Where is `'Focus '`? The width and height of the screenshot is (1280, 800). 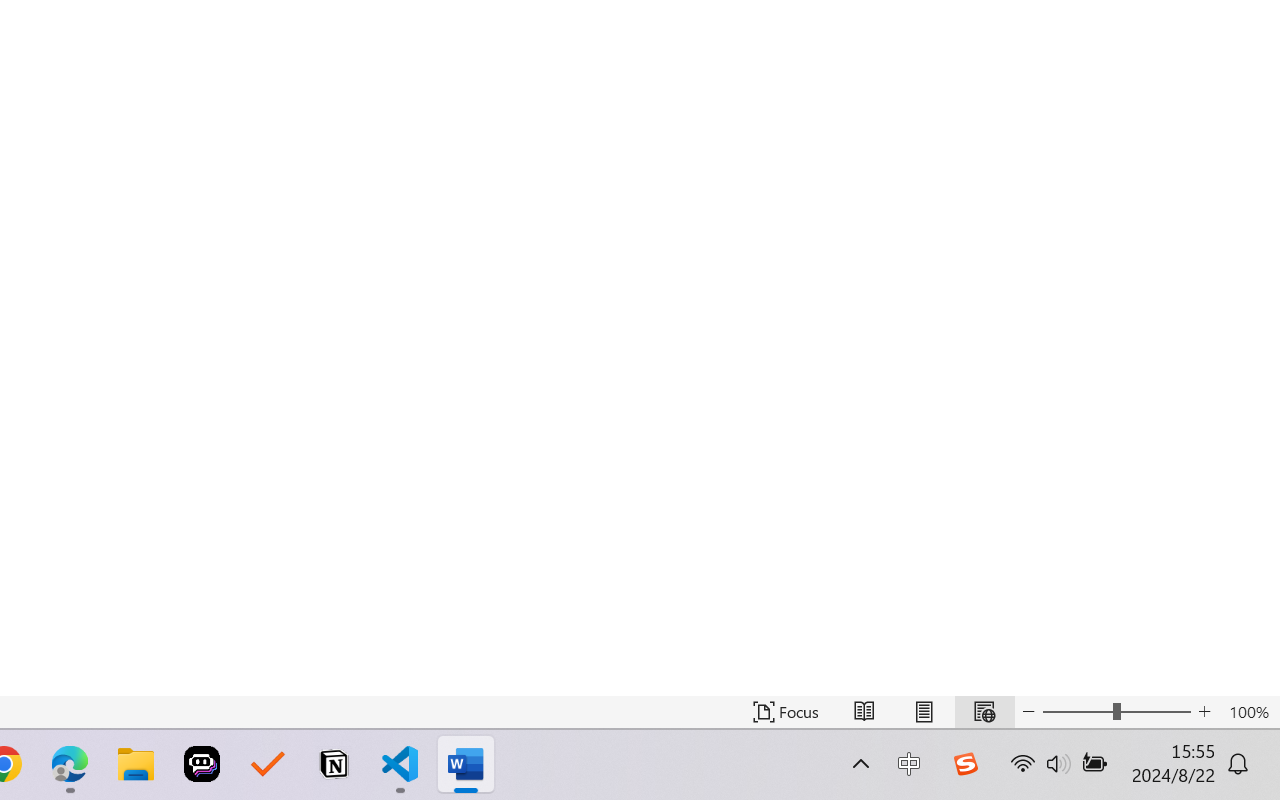
'Focus ' is located at coordinates (785, 711).